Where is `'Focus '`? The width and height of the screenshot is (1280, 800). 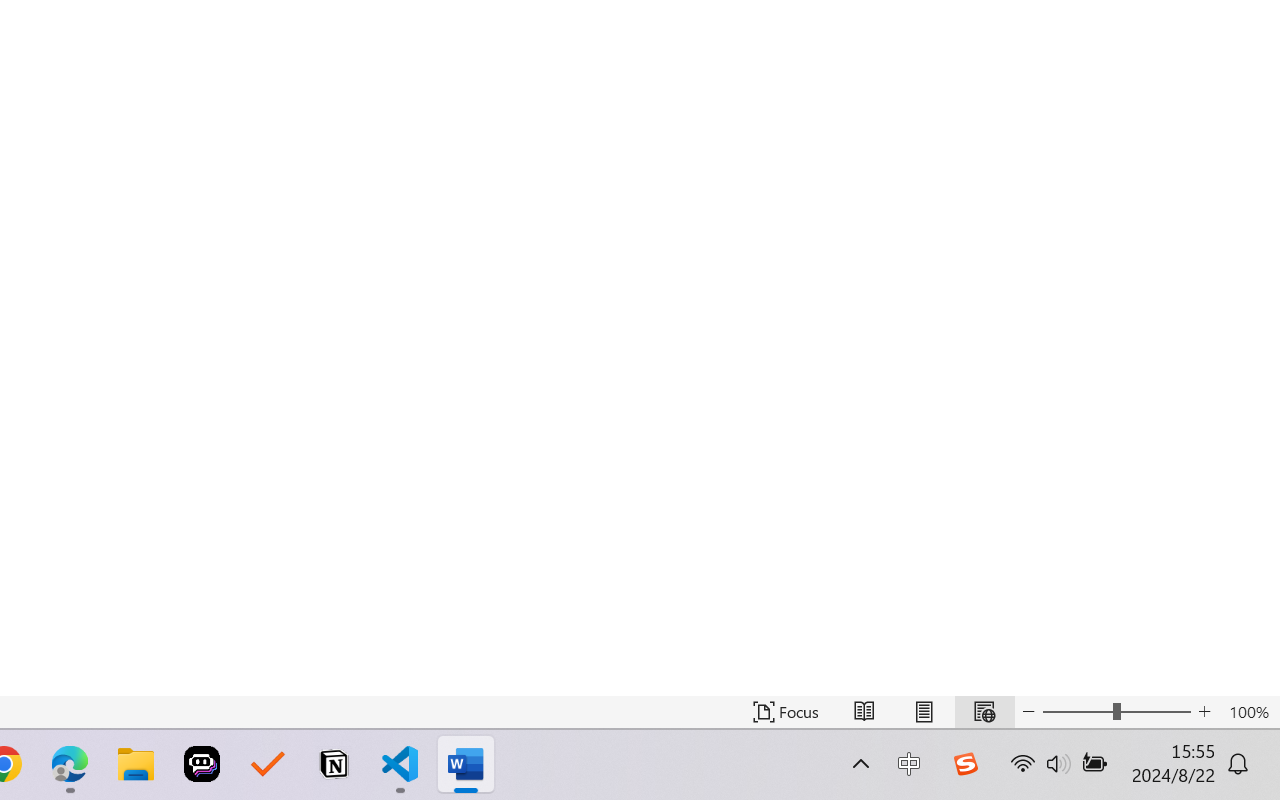
'Focus ' is located at coordinates (785, 711).